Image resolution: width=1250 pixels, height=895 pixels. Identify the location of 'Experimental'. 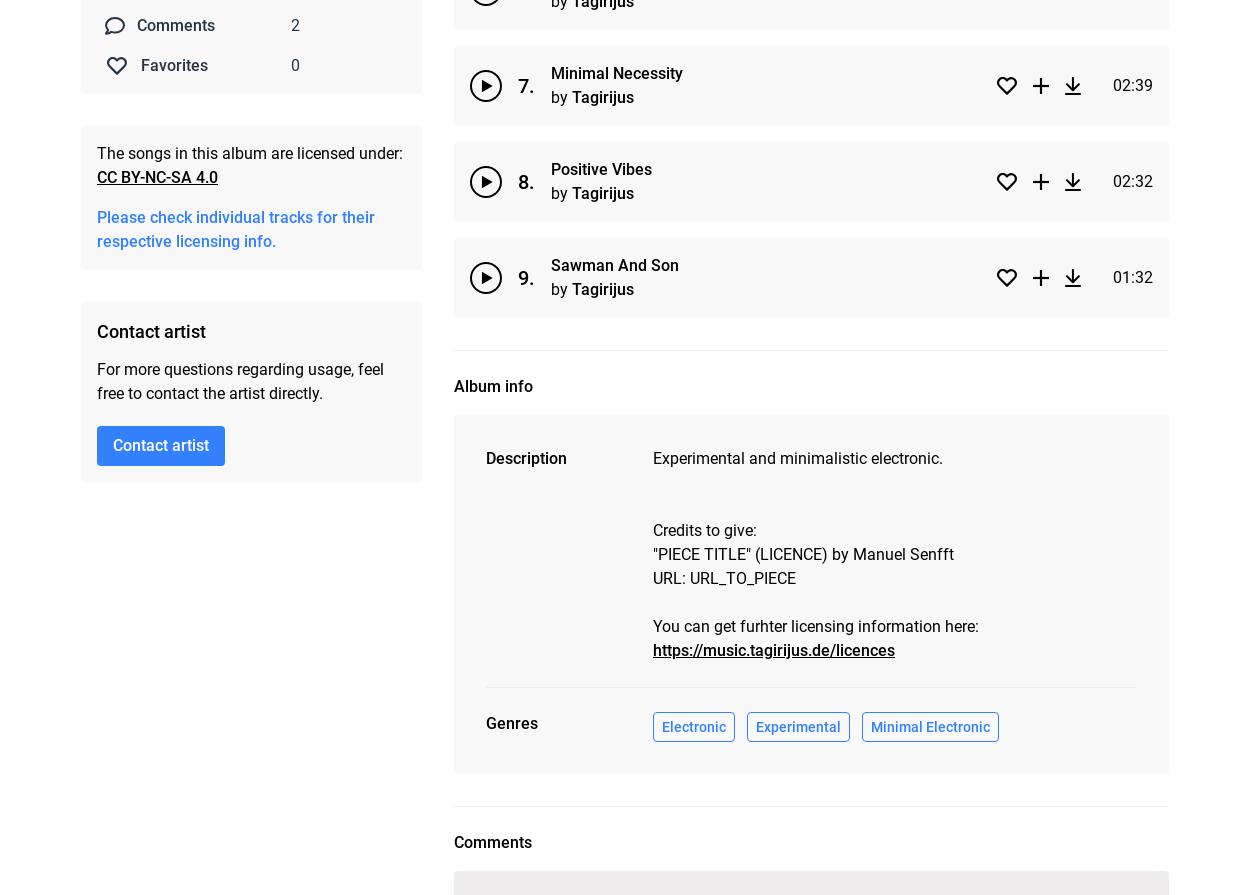
(797, 91).